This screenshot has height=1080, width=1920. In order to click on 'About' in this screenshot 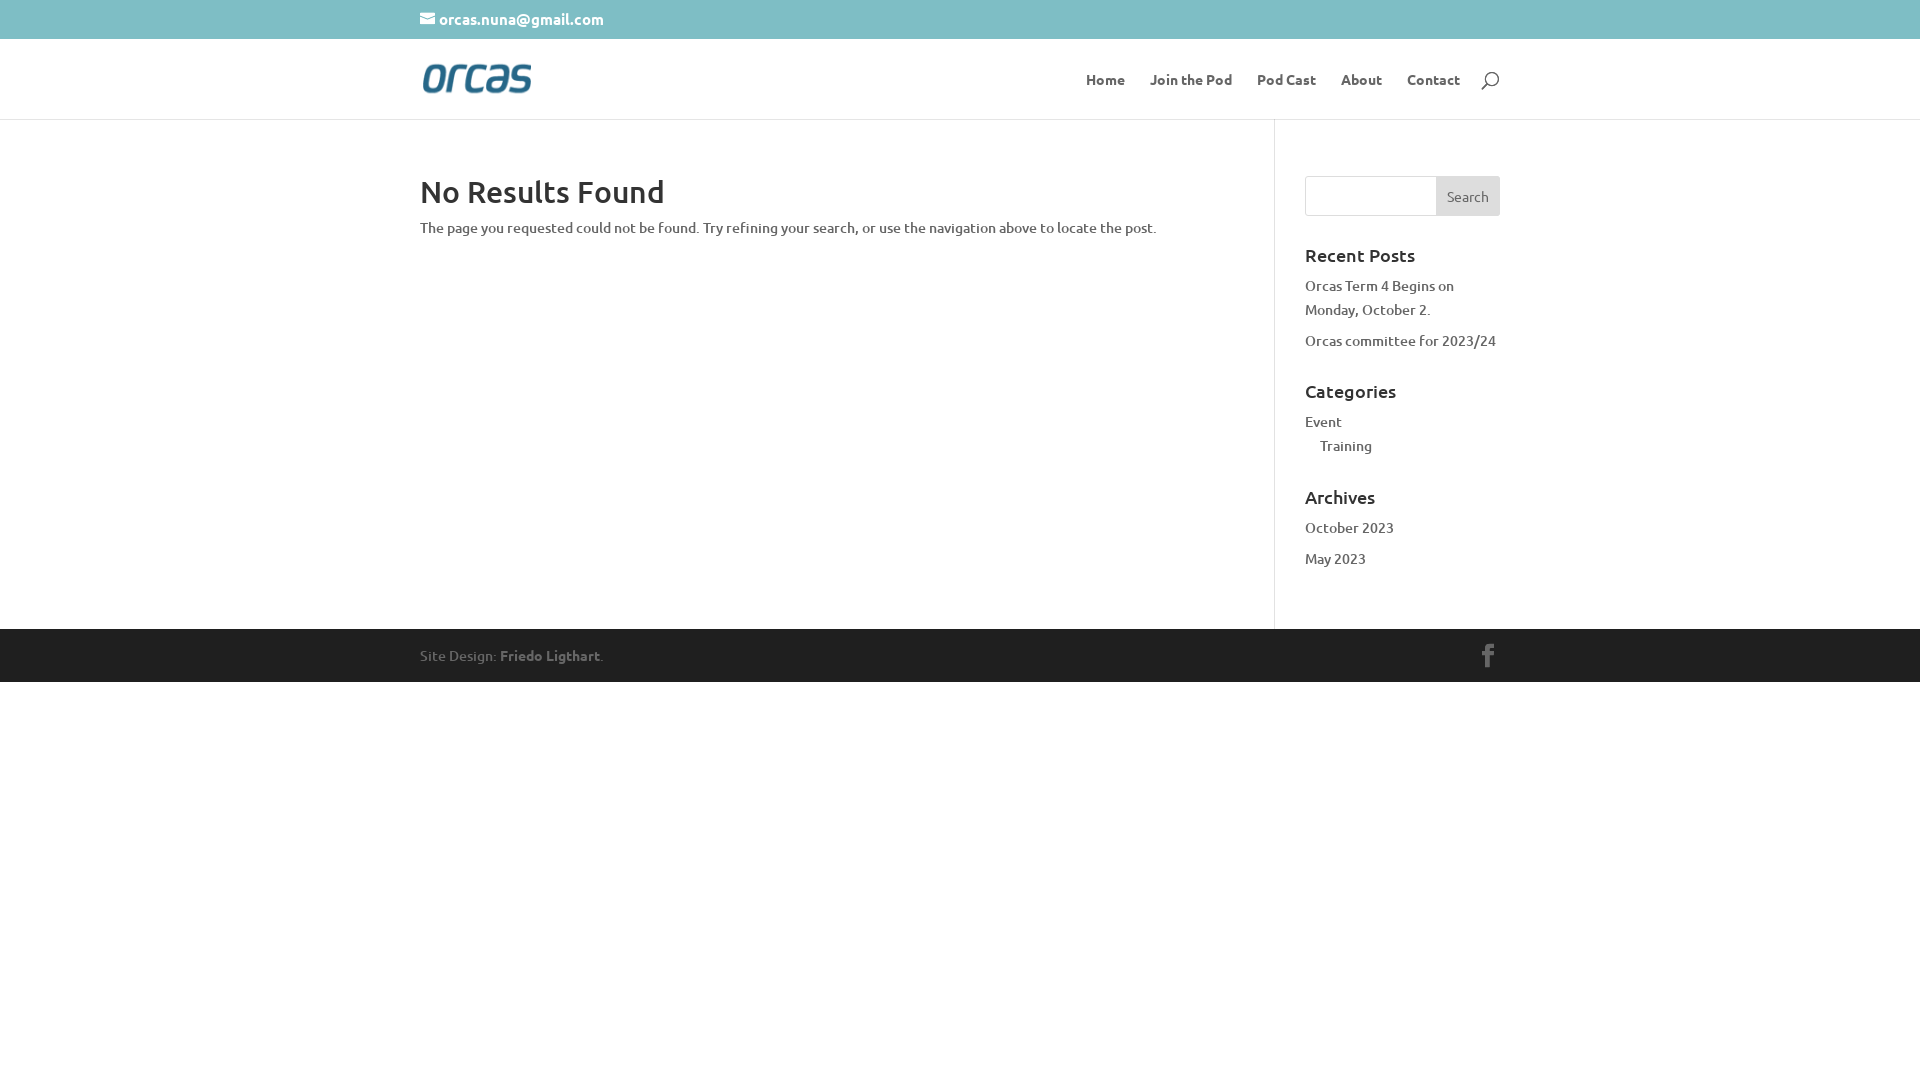, I will do `click(1360, 95)`.